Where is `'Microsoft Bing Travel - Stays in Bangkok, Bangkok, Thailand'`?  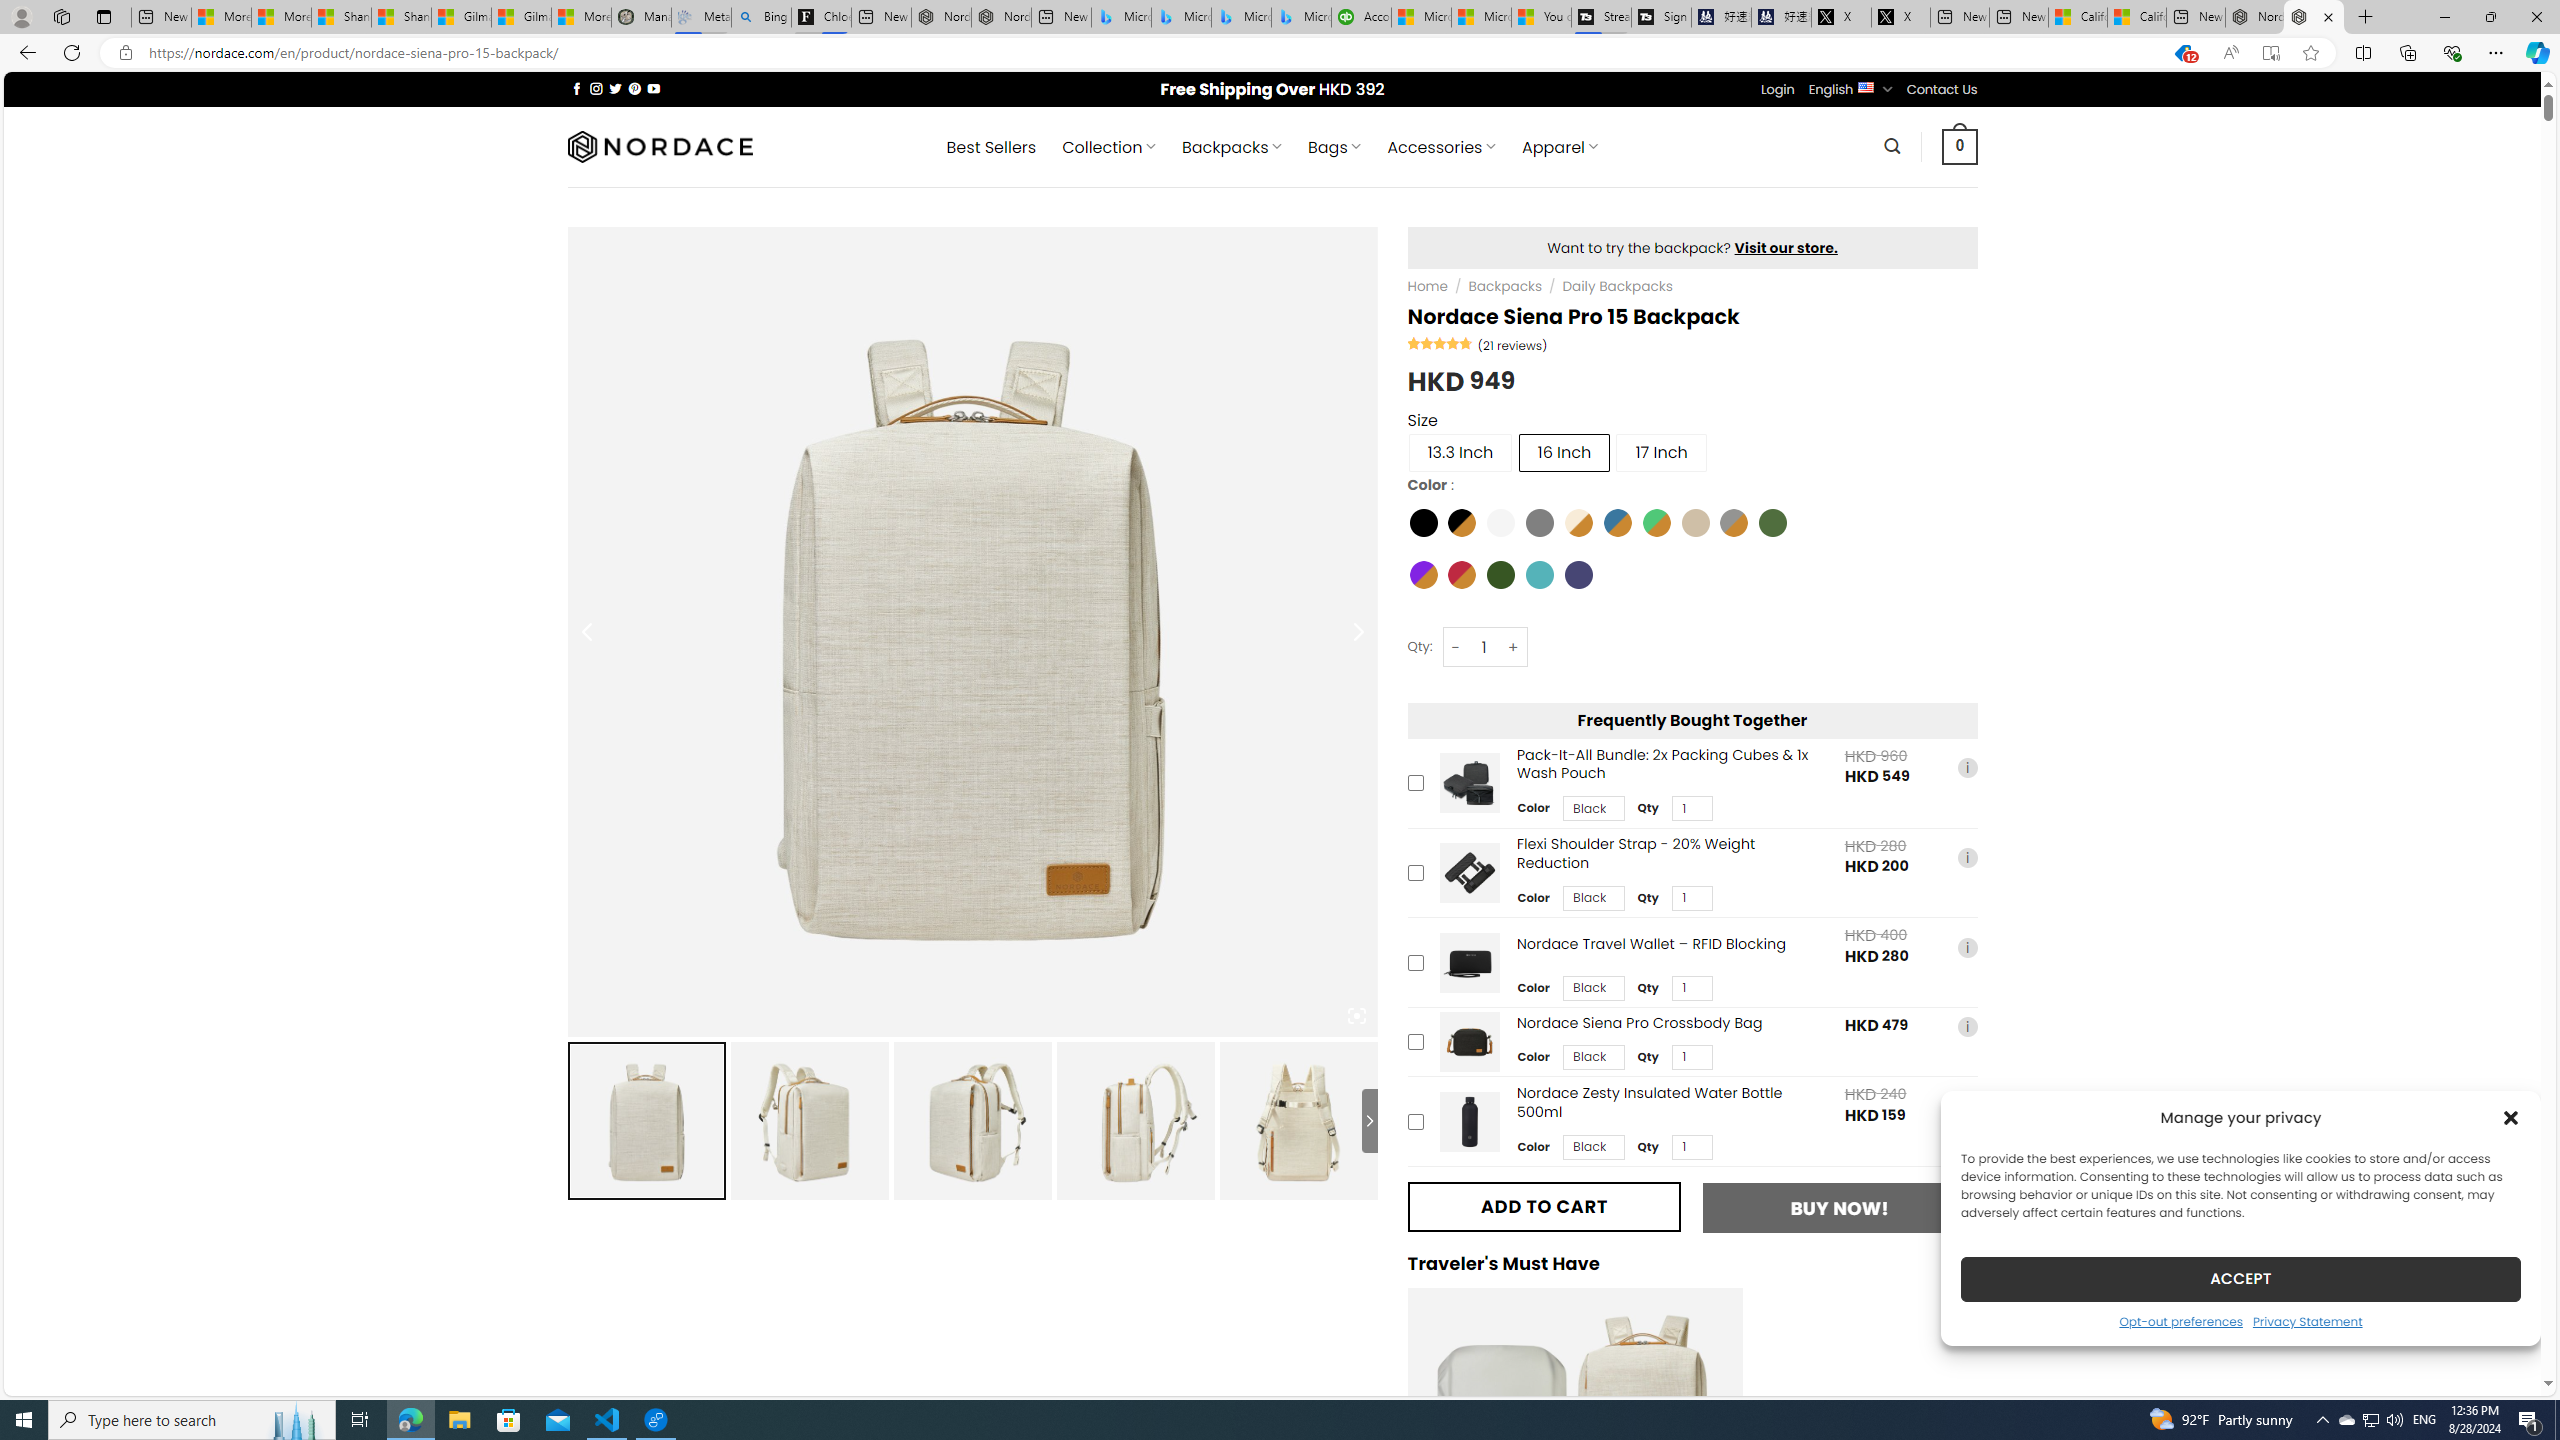 'Microsoft Bing Travel - Stays in Bangkok, Bangkok, Thailand' is located at coordinates (1181, 16).